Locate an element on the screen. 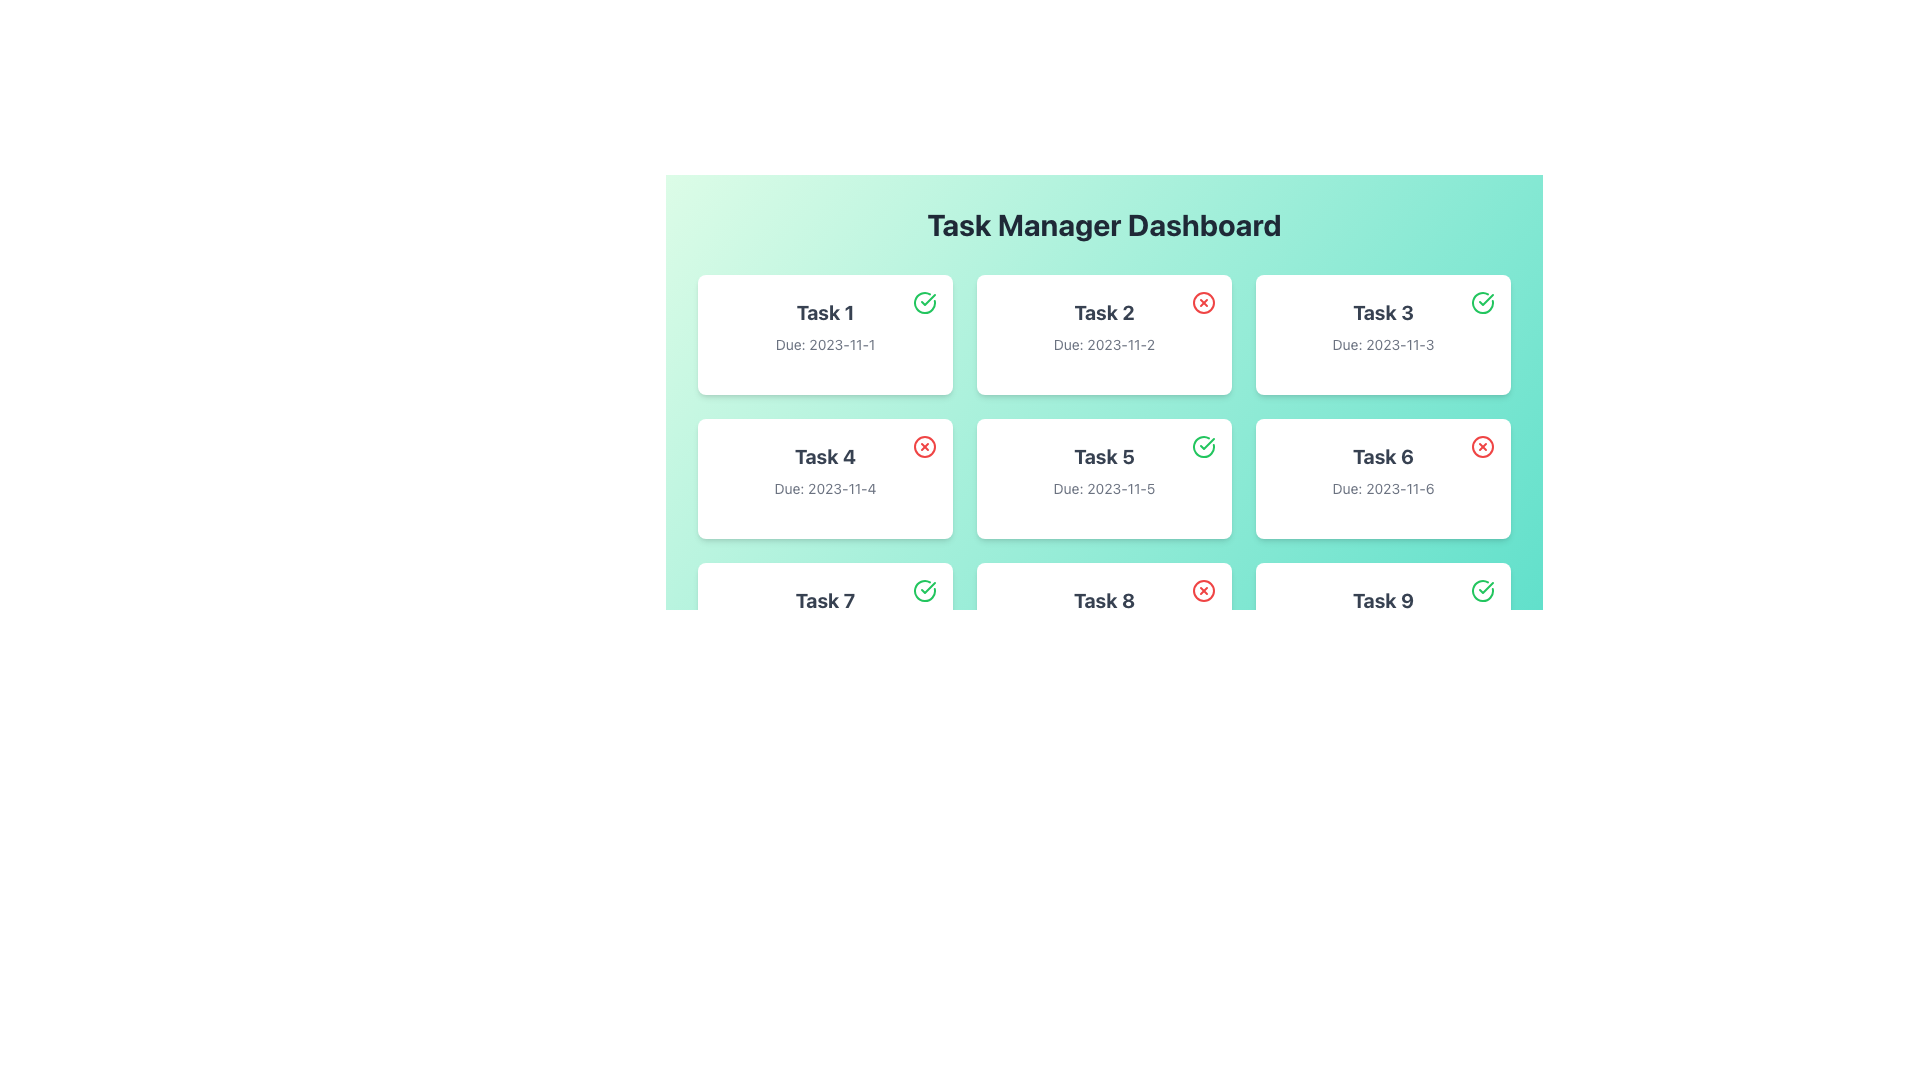  the SVG circle shape that indicates the pending status of 'Task 4' on the dashboard is located at coordinates (924, 446).